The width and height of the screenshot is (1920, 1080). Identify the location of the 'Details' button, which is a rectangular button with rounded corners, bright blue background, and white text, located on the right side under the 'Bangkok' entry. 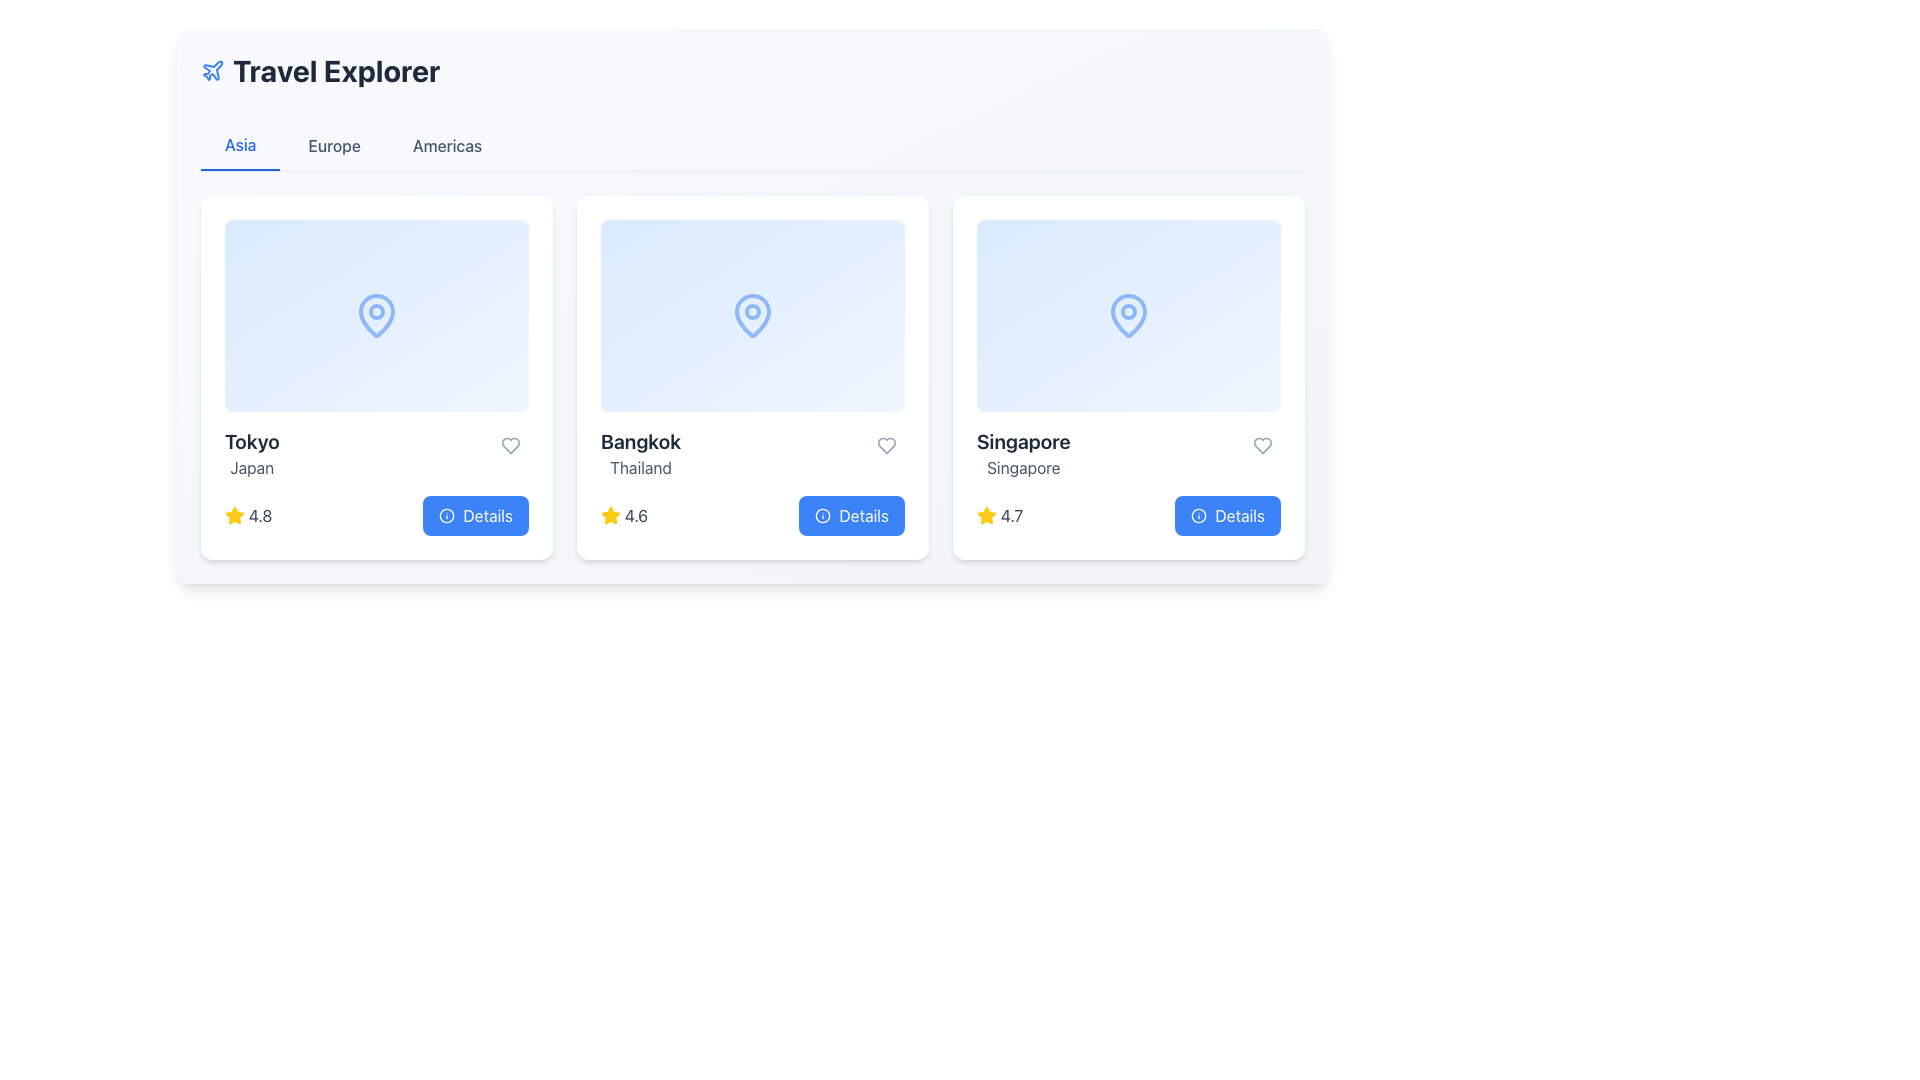
(852, 515).